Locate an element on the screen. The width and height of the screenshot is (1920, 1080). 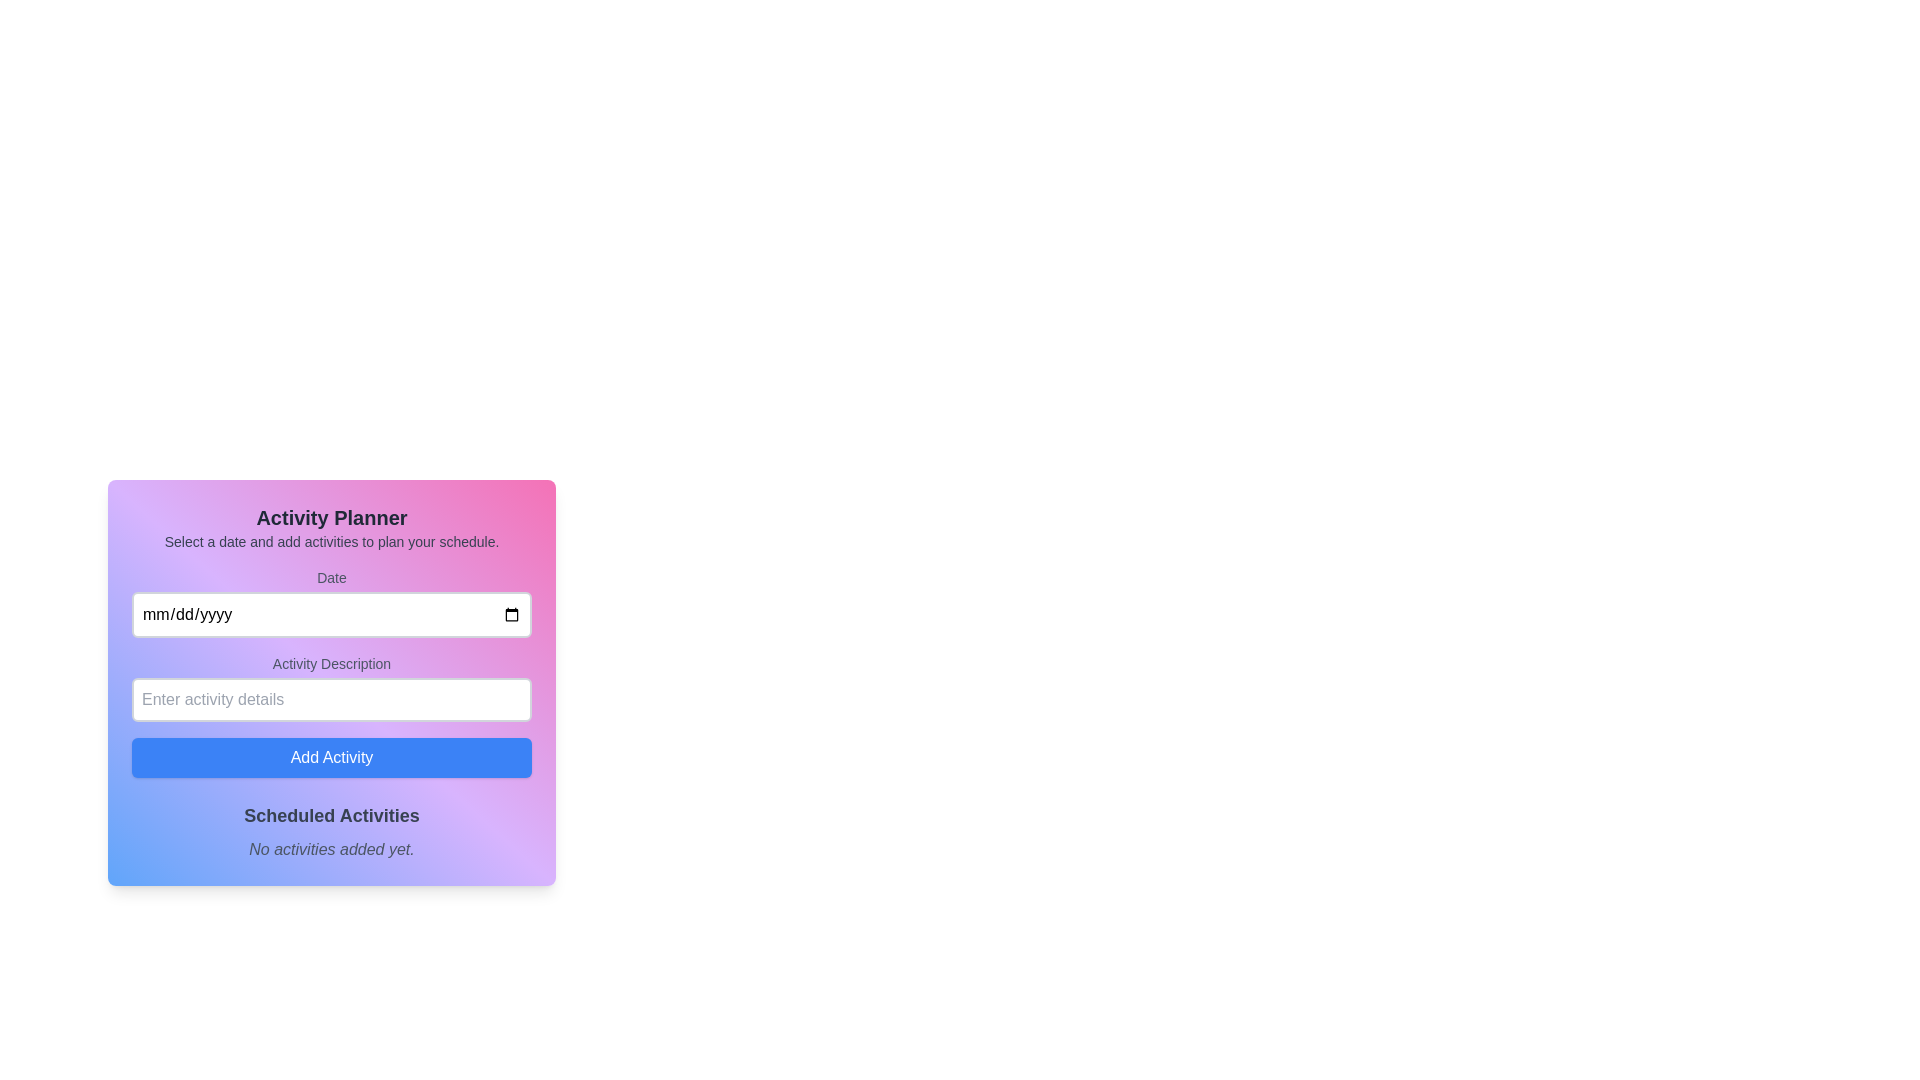
the Text Section that displays the status of scheduled activities, located at the bottom of the 'Activity Planner' module, below the 'Add Activity' button is located at coordinates (331, 832).